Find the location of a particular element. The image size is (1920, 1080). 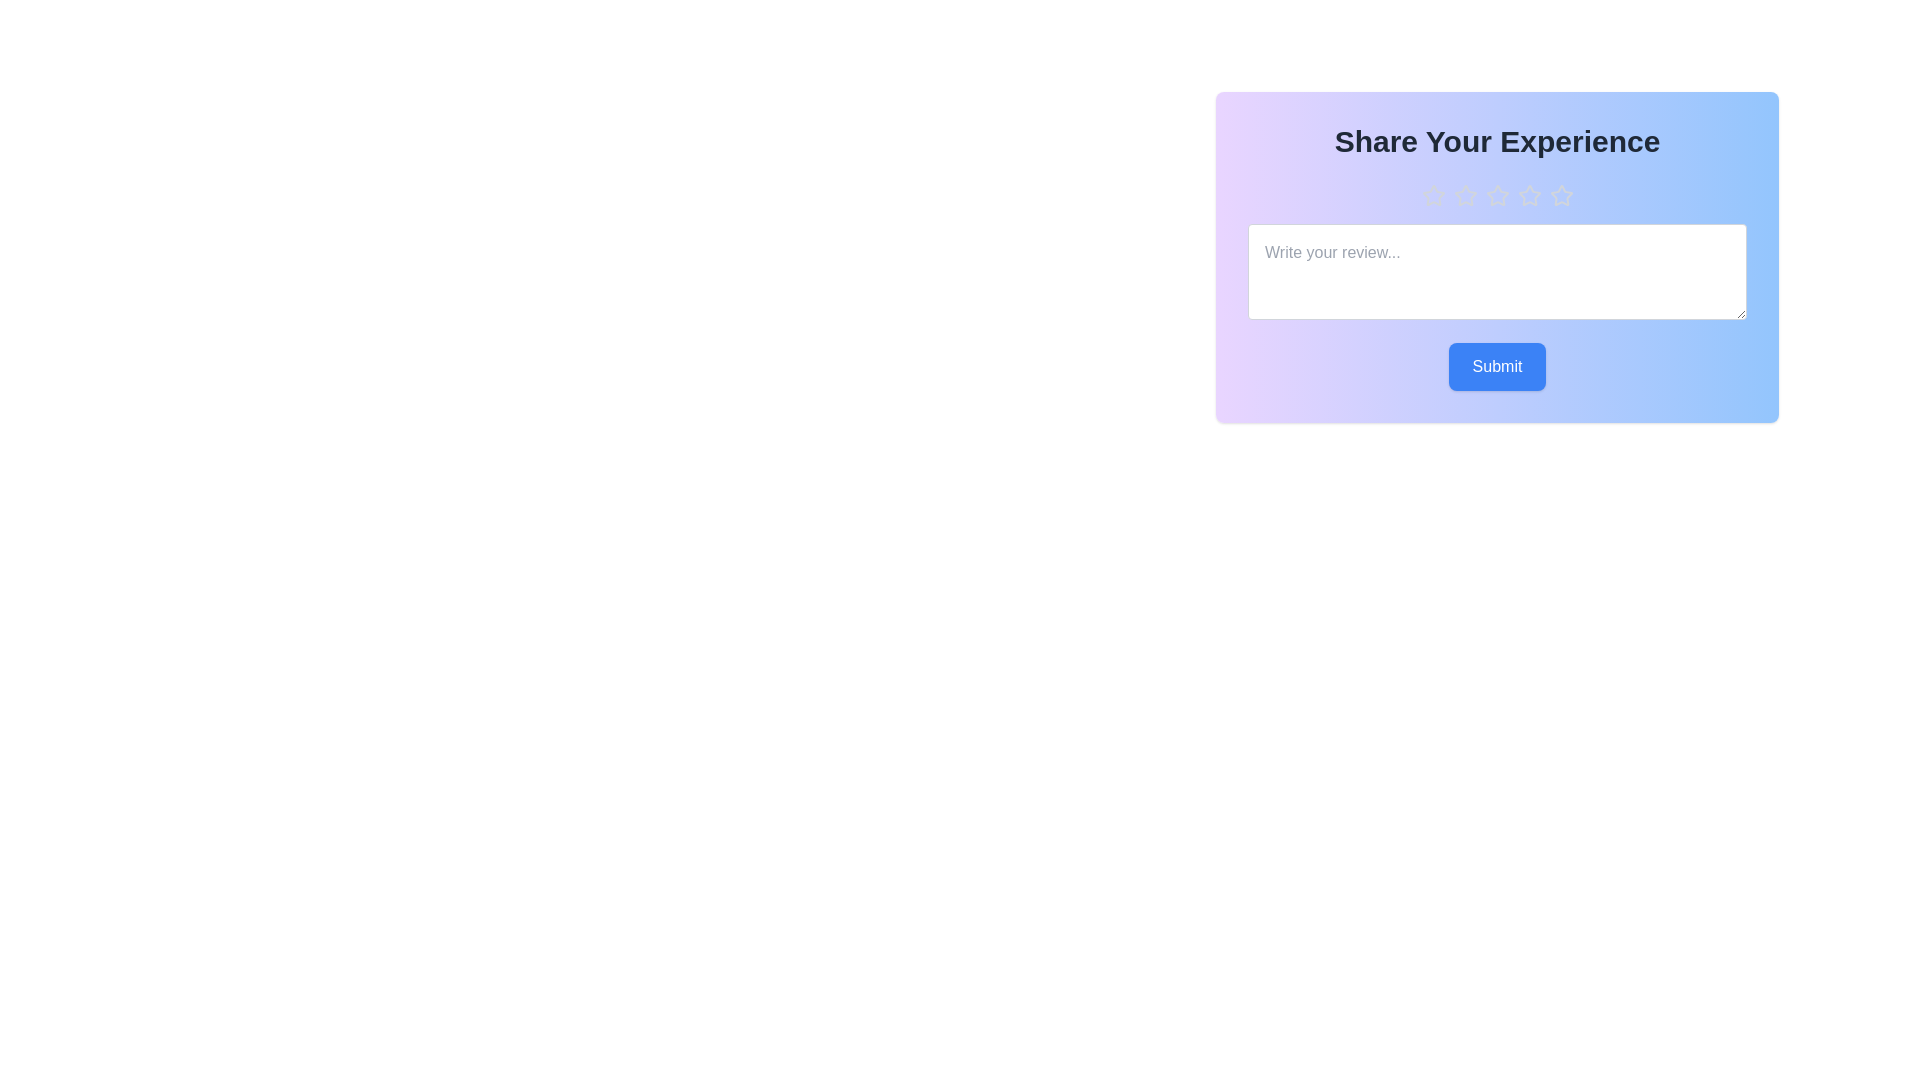

the 'Submit' button to submit the review is located at coordinates (1497, 366).